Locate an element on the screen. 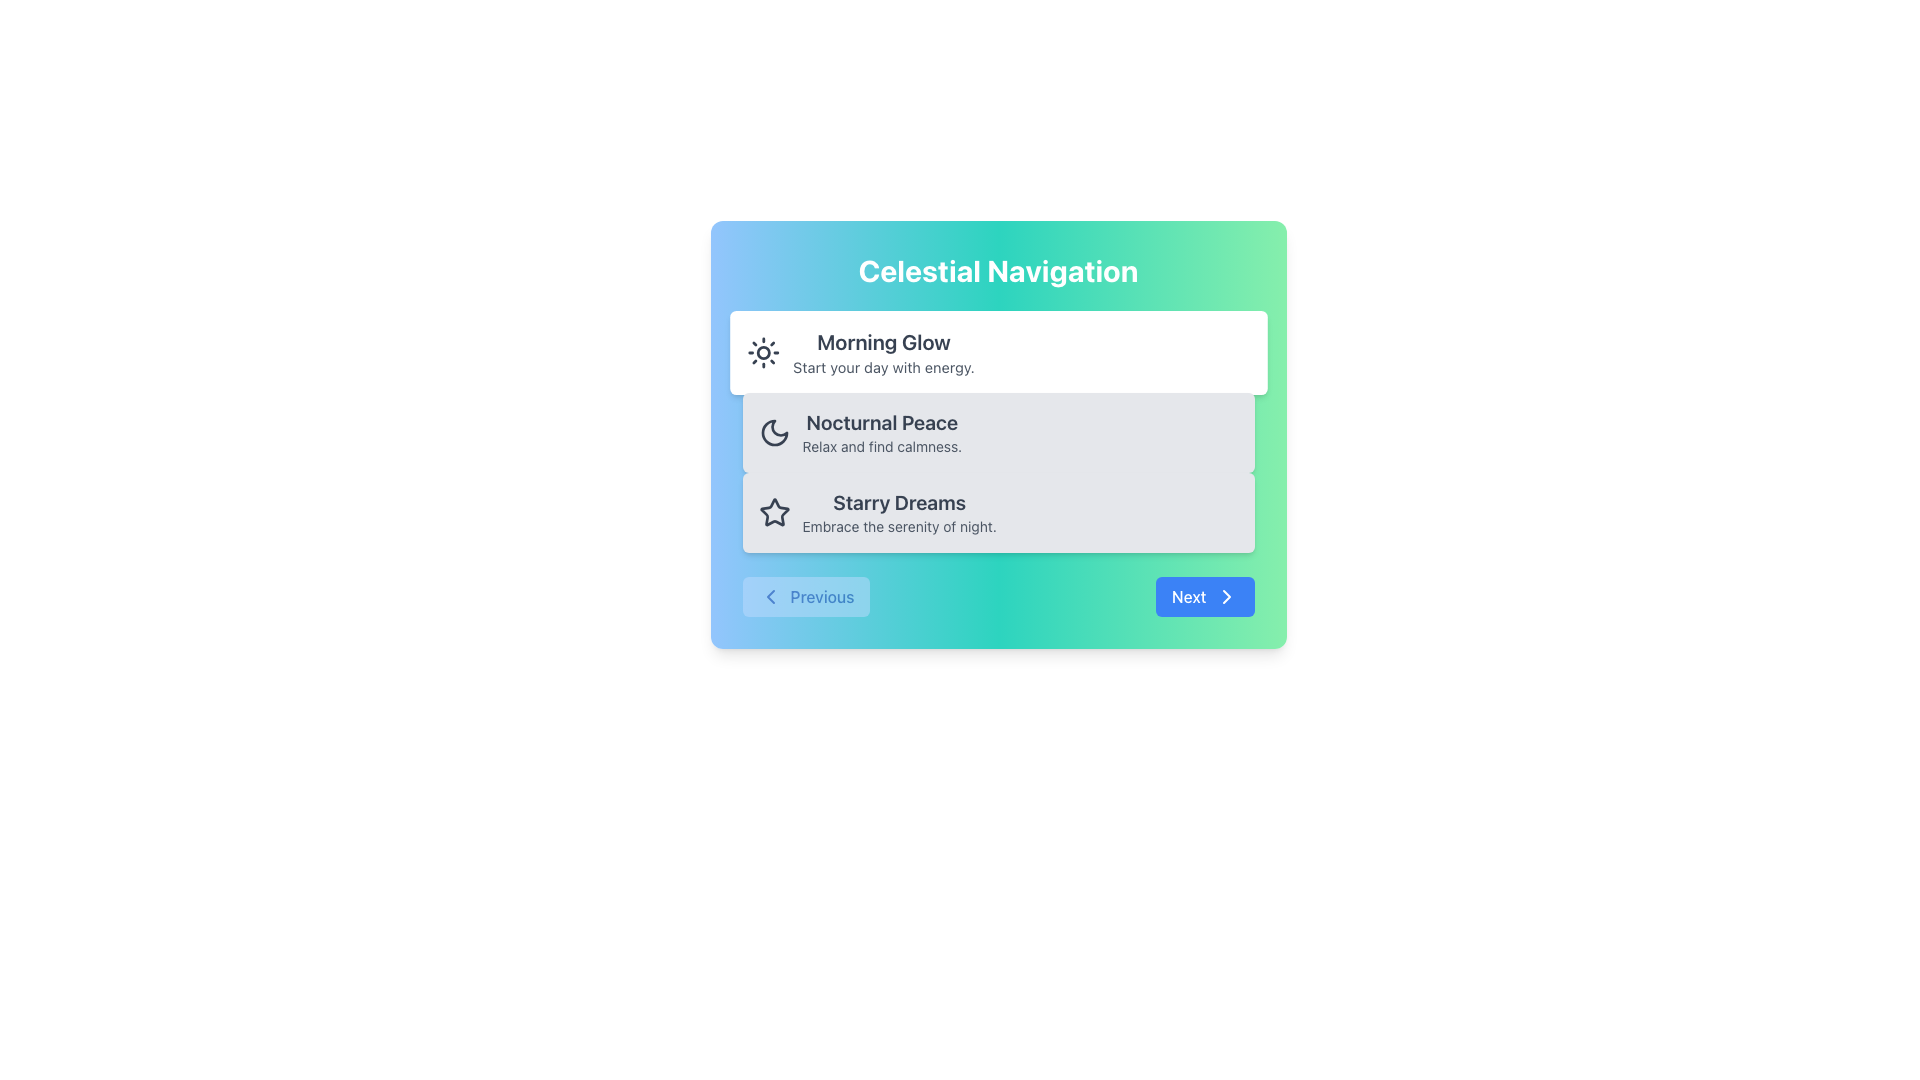  the descriptive text label located directly below the 'Nocturnal Peace' option in the 'Celestial Navigation' section is located at coordinates (881, 446).